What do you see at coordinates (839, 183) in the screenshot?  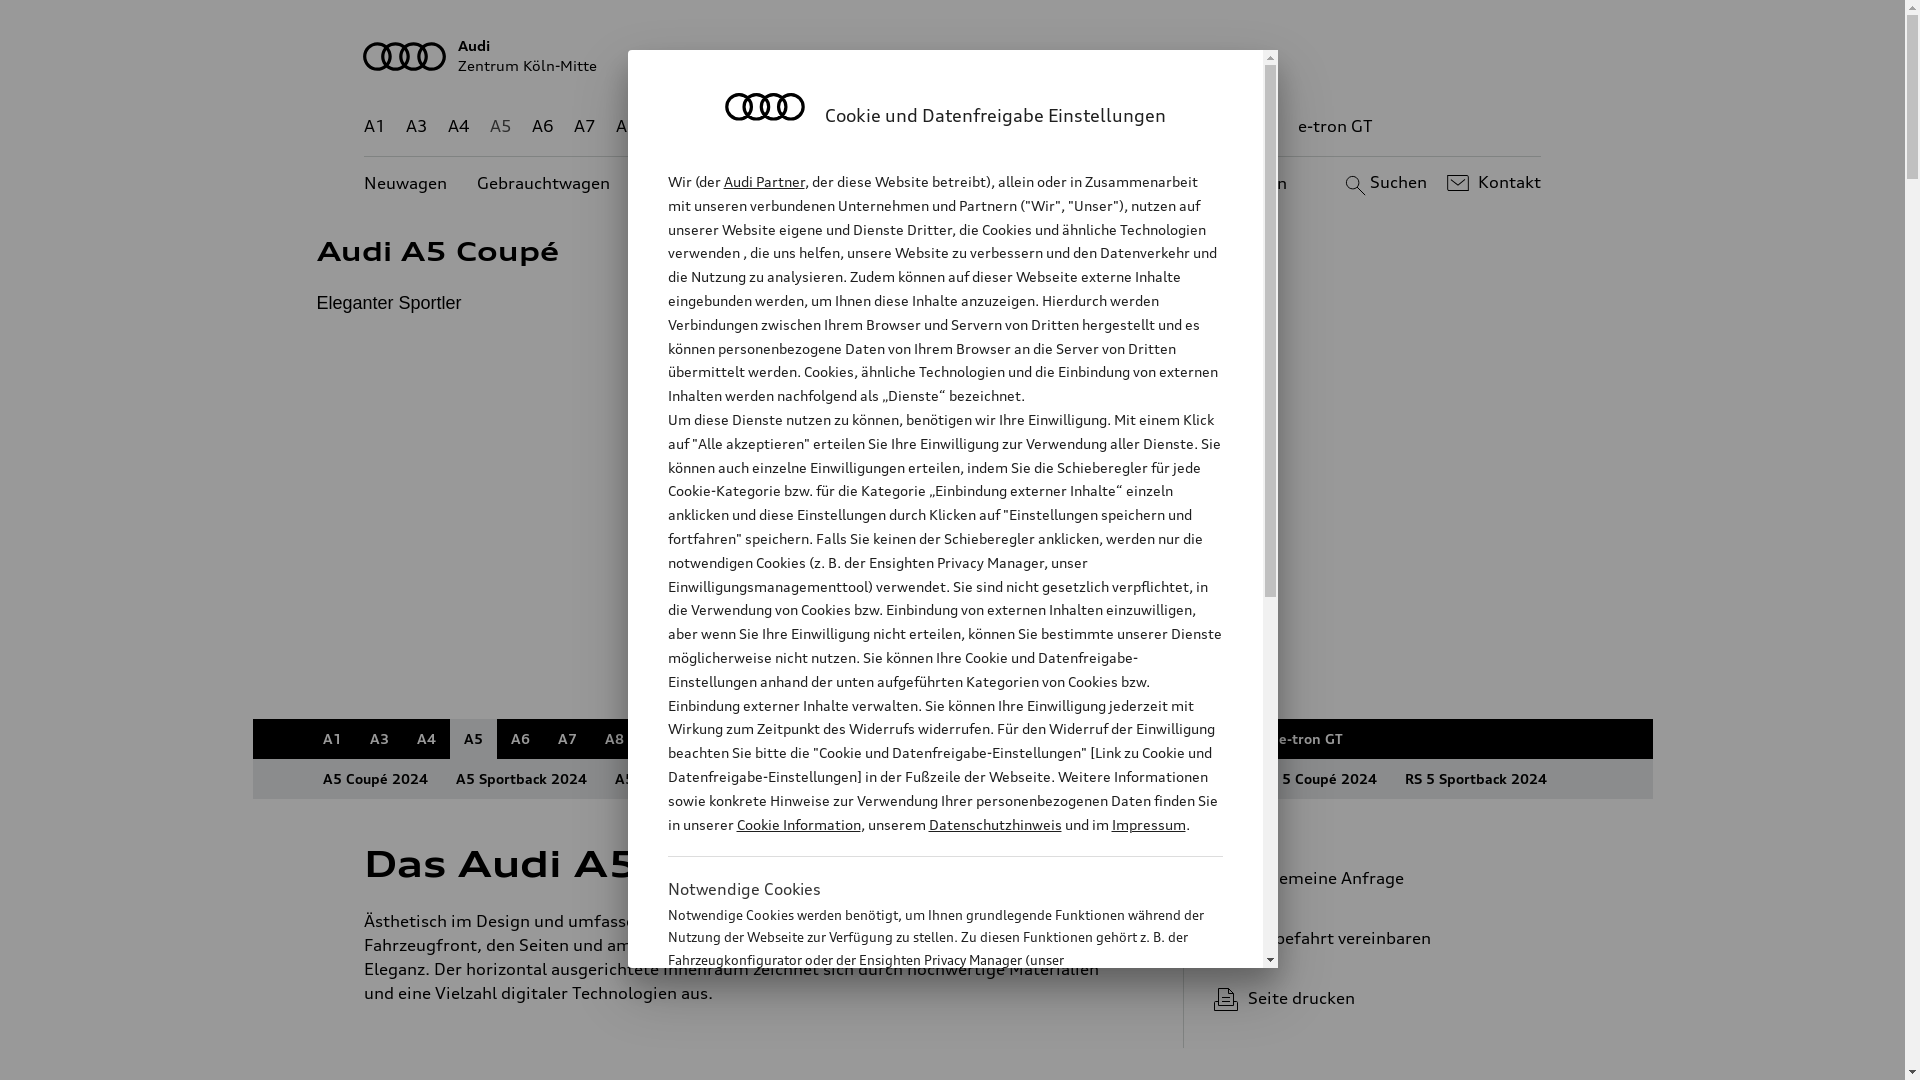 I see `'Angebote'` at bounding box center [839, 183].